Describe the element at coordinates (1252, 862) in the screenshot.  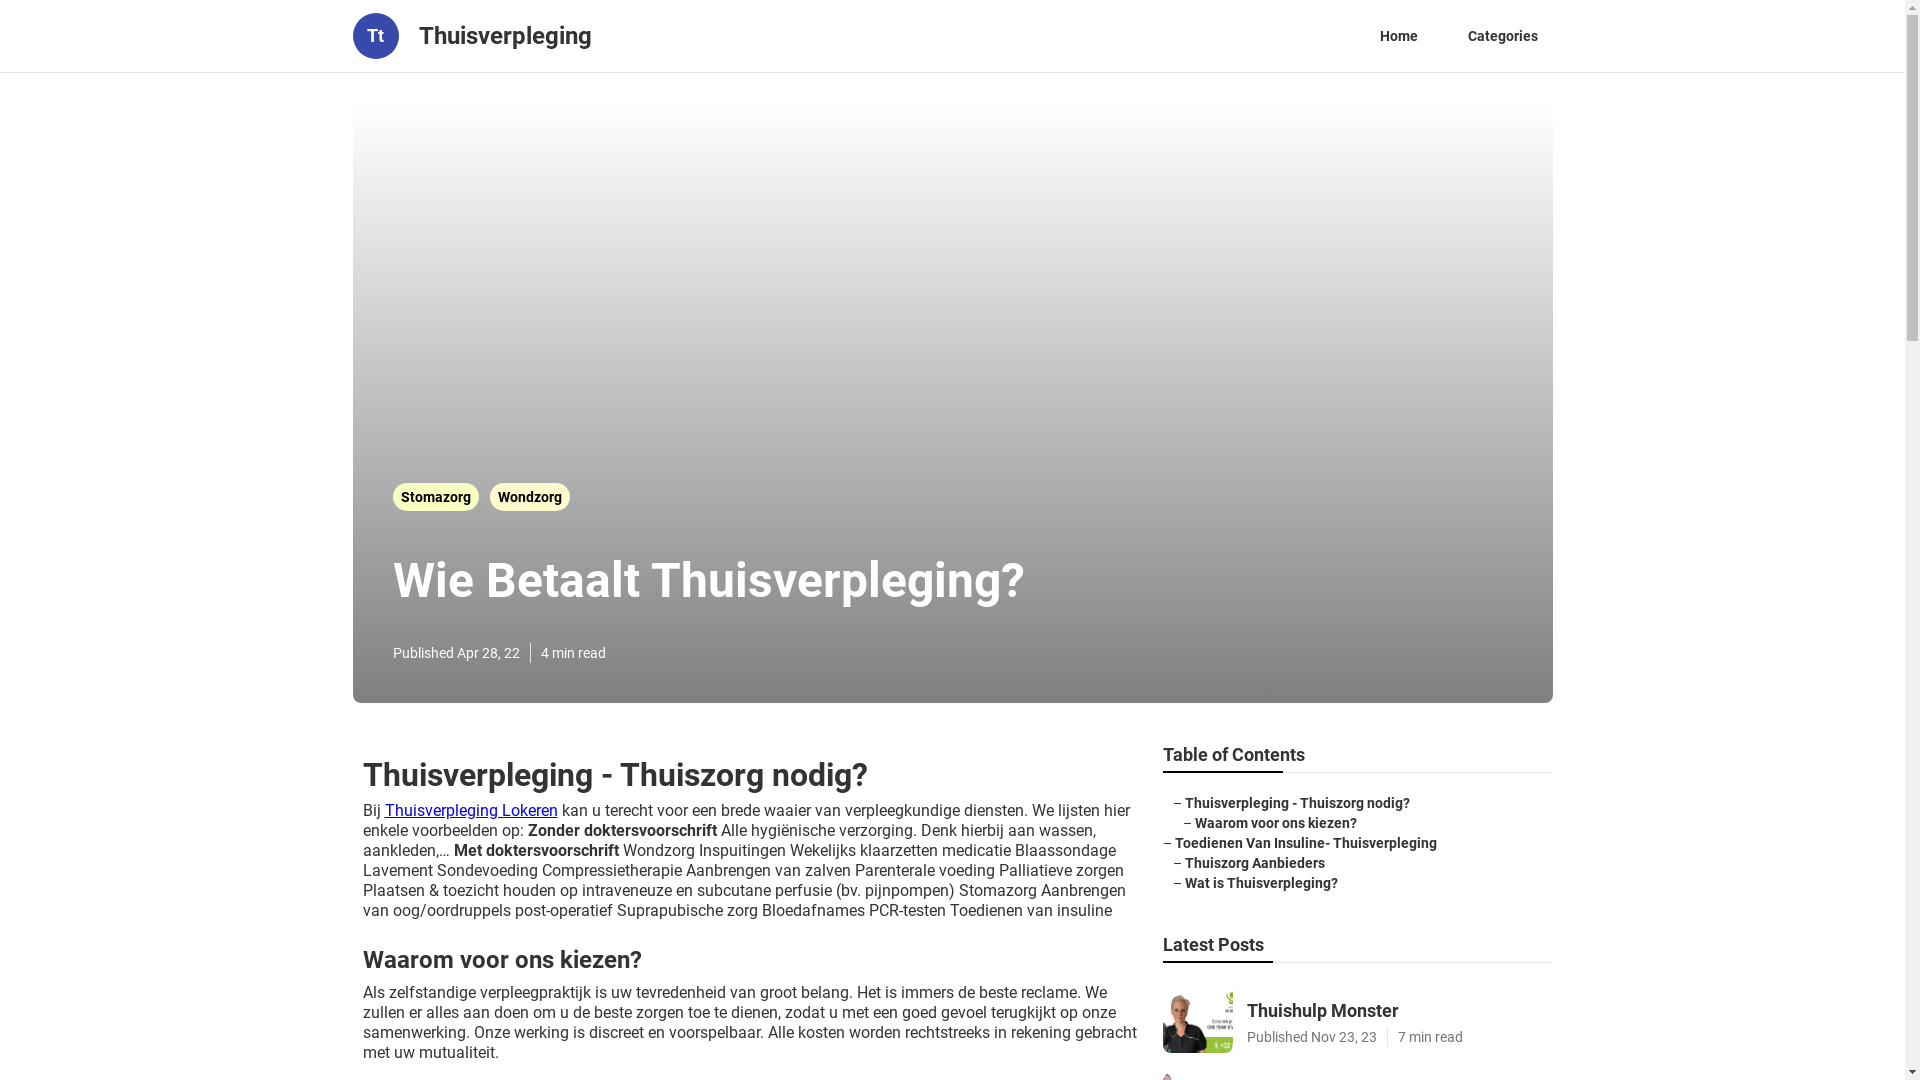
I see `'Thuiszorg Aanbieders'` at that location.